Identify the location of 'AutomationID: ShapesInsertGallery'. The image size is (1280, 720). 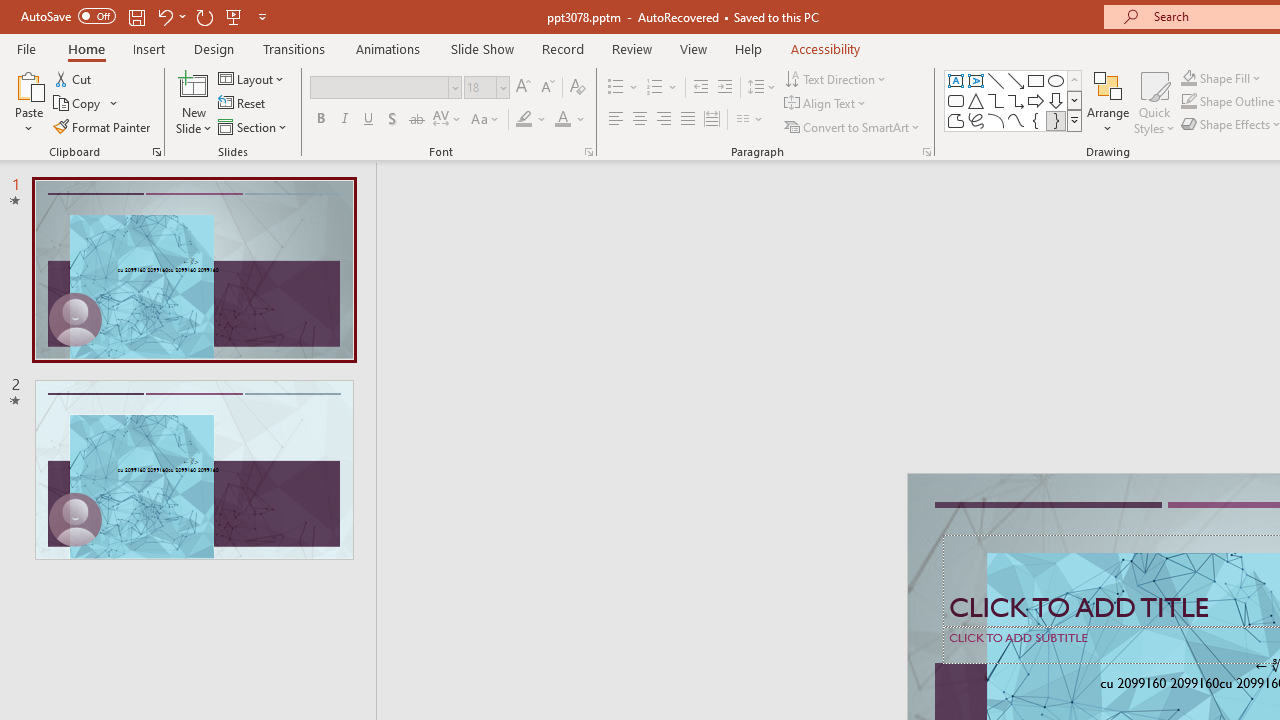
(1014, 100).